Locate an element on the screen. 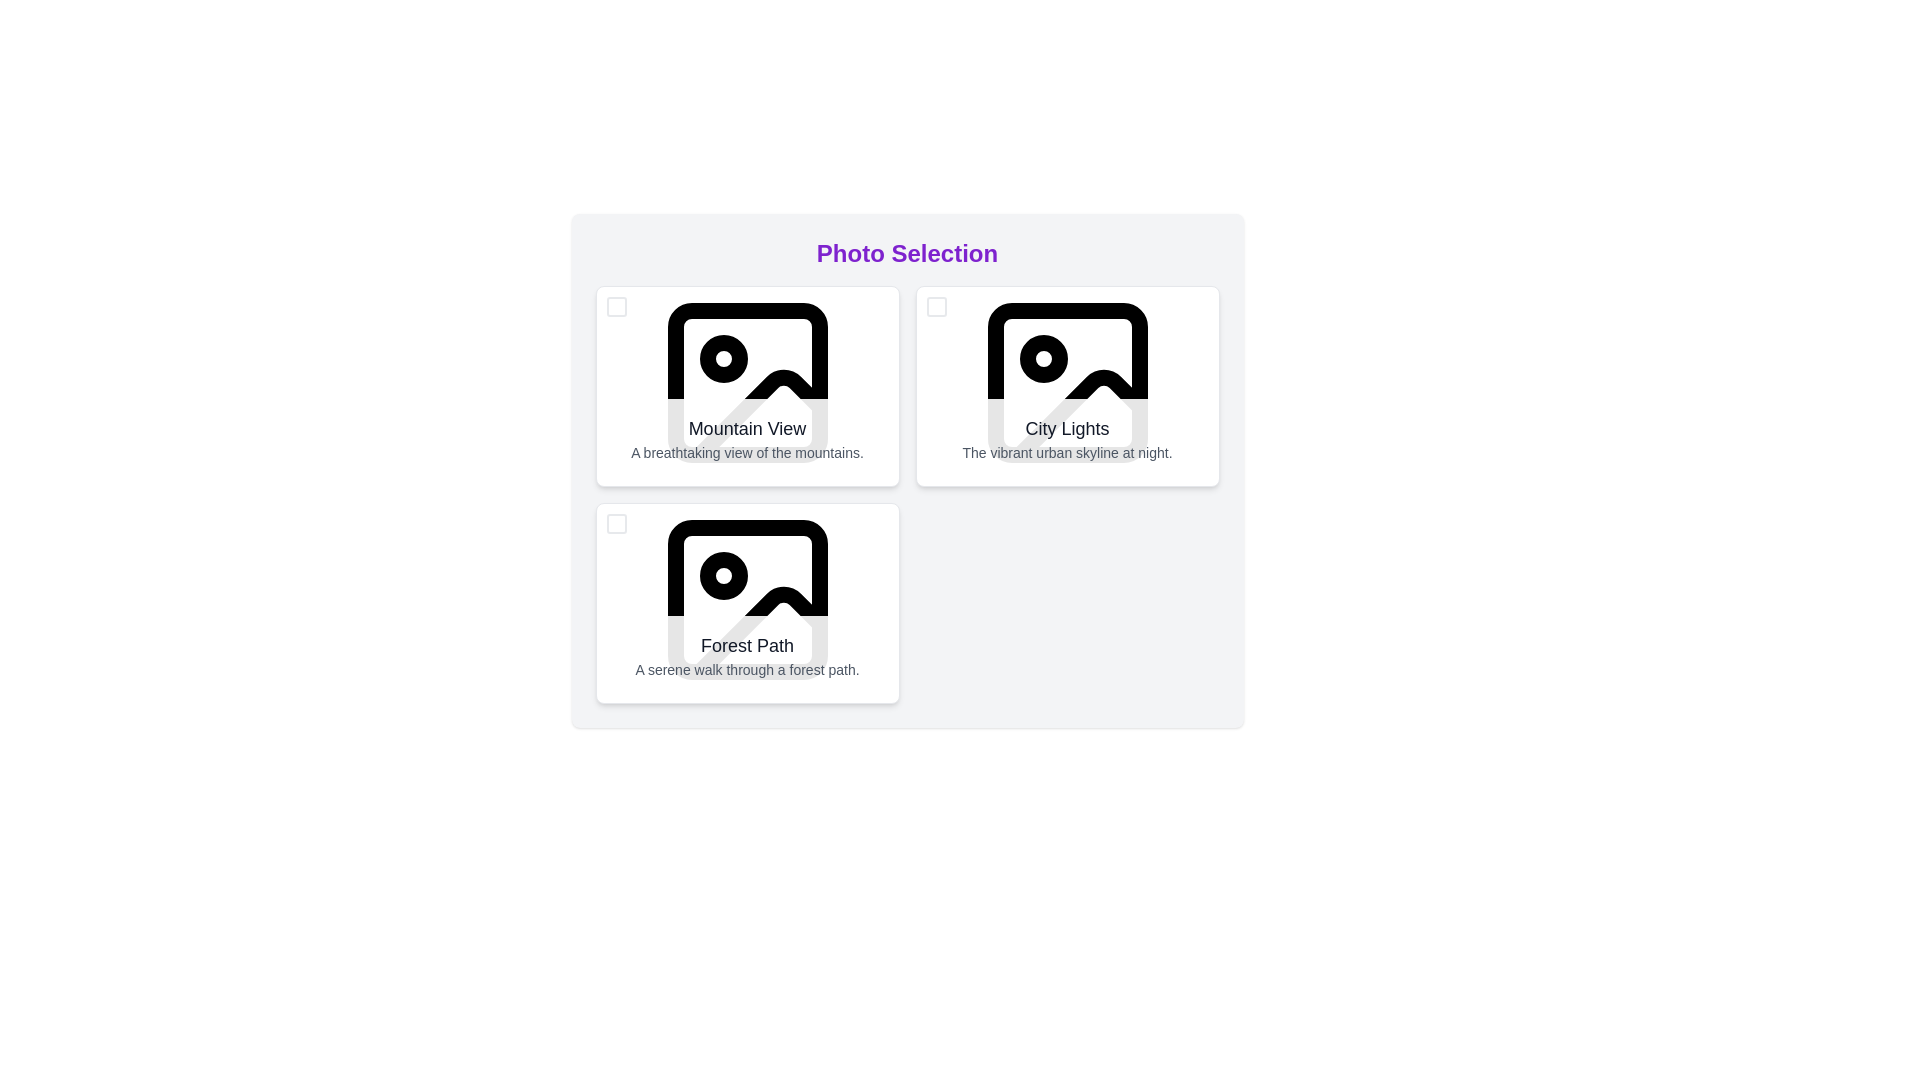 The width and height of the screenshot is (1920, 1080). the text-based informational panel at the bottom of the card labeled 'City Lights', which displays the title 'City Lights' and the phrase 'The vibrant urban skyline at night' is located at coordinates (1066, 438).